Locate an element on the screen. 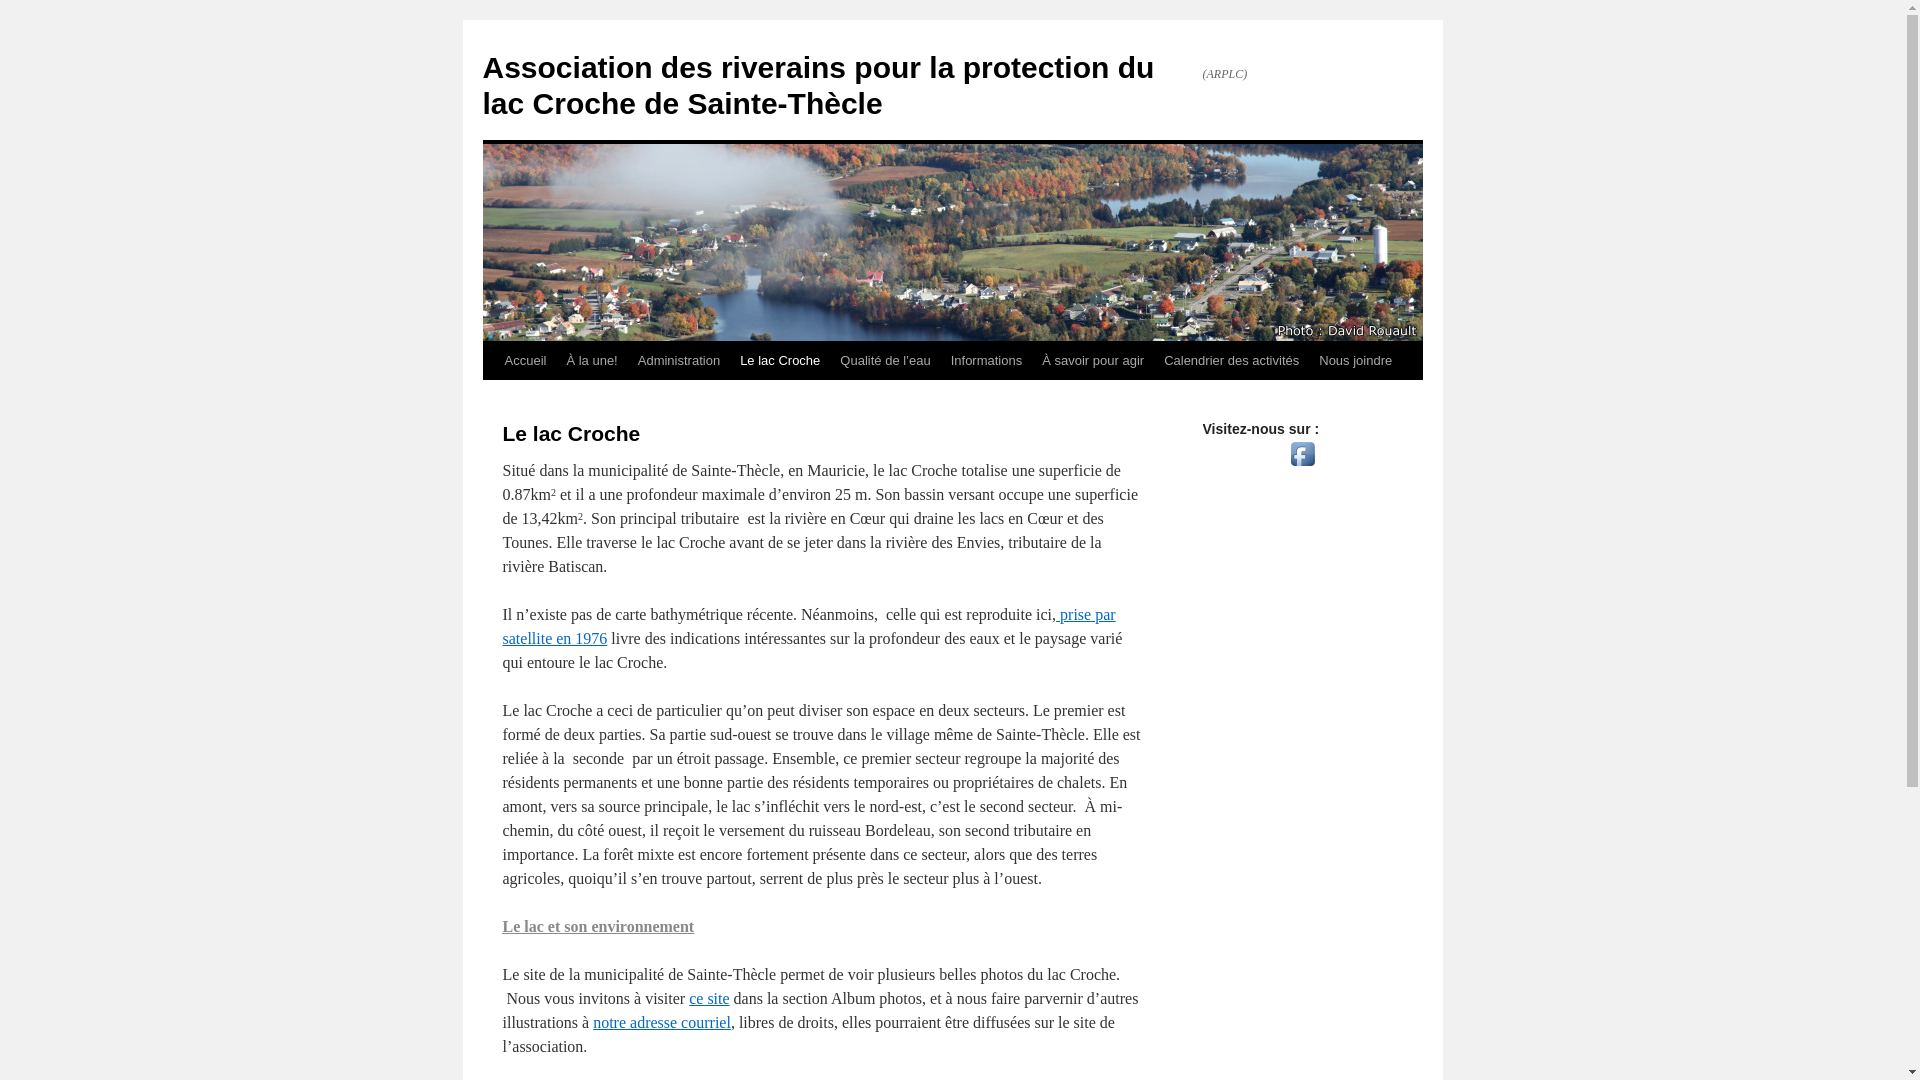 The width and height of the screenshot is (1920, 1080). 'ce site' is located at coordinates (709, 998).